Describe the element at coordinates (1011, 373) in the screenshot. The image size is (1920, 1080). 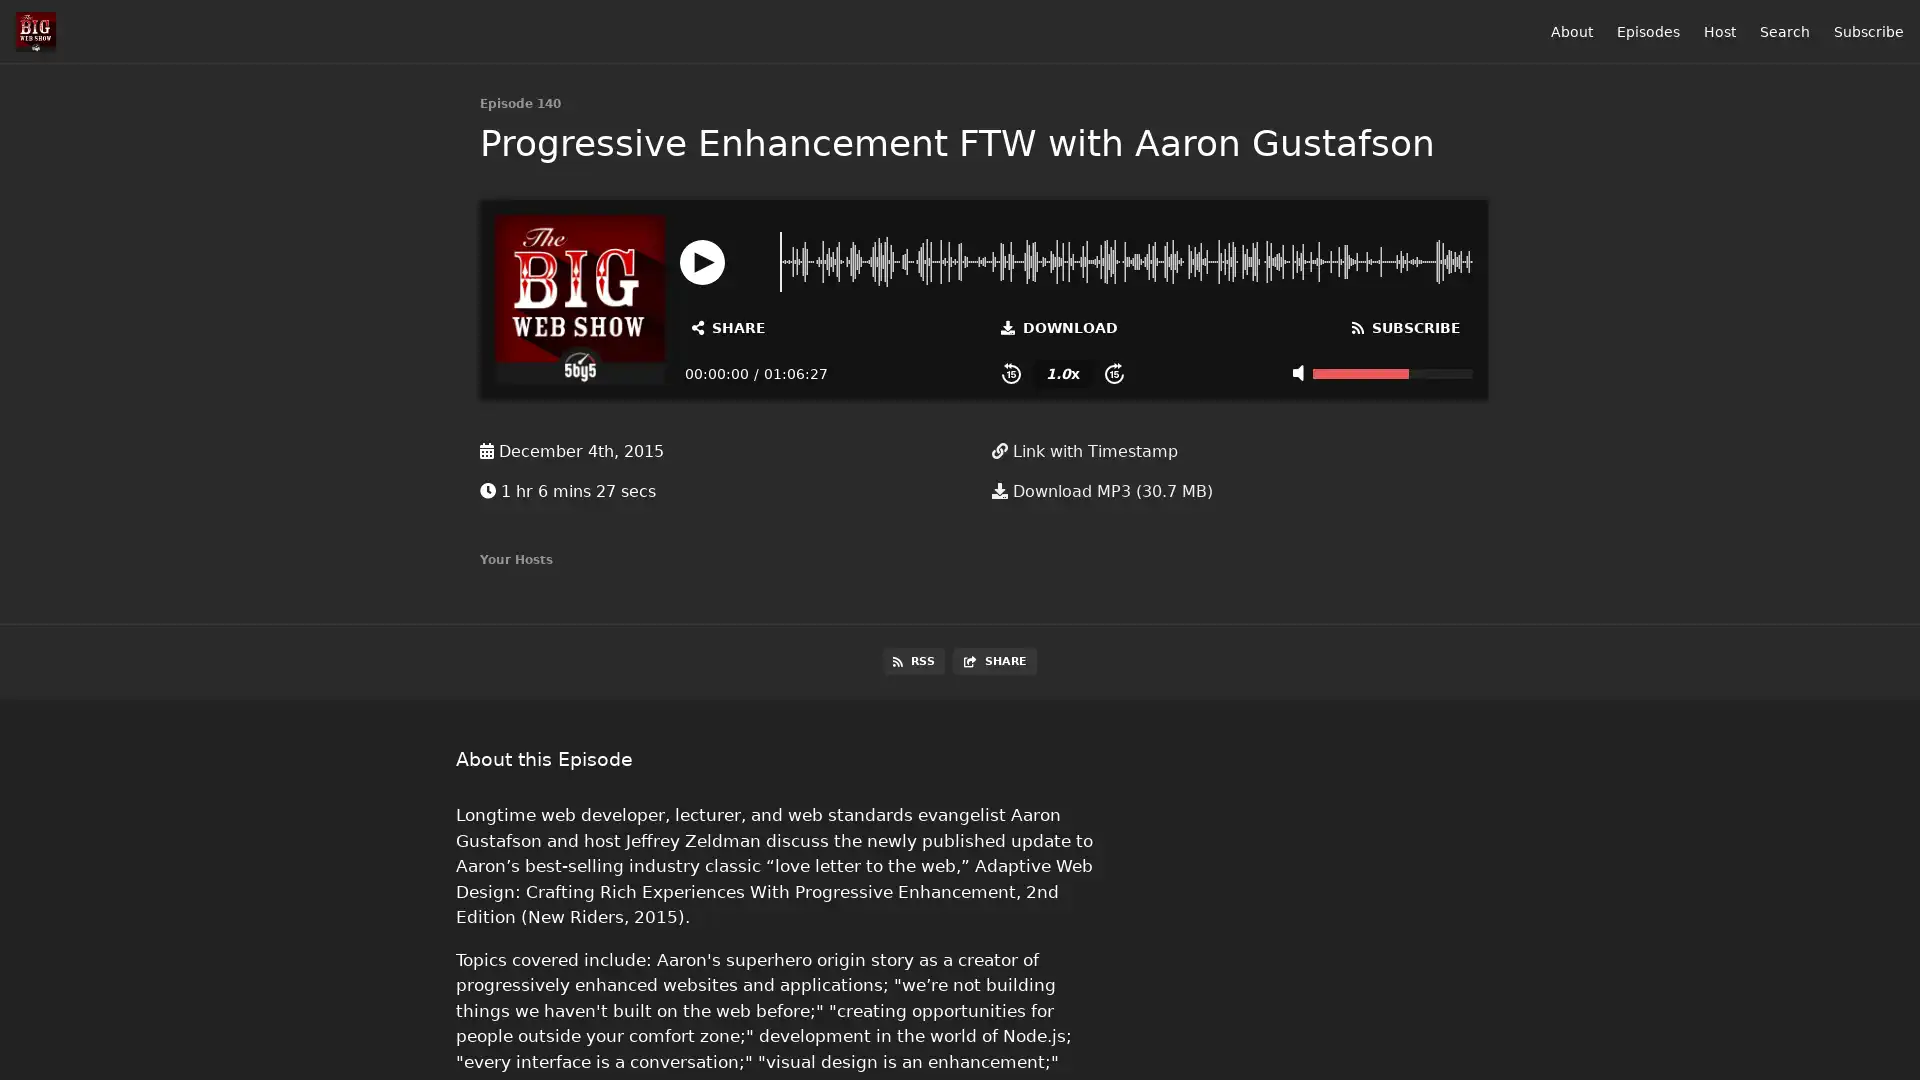
I see `Skip Back 15 Seconds` at that location.